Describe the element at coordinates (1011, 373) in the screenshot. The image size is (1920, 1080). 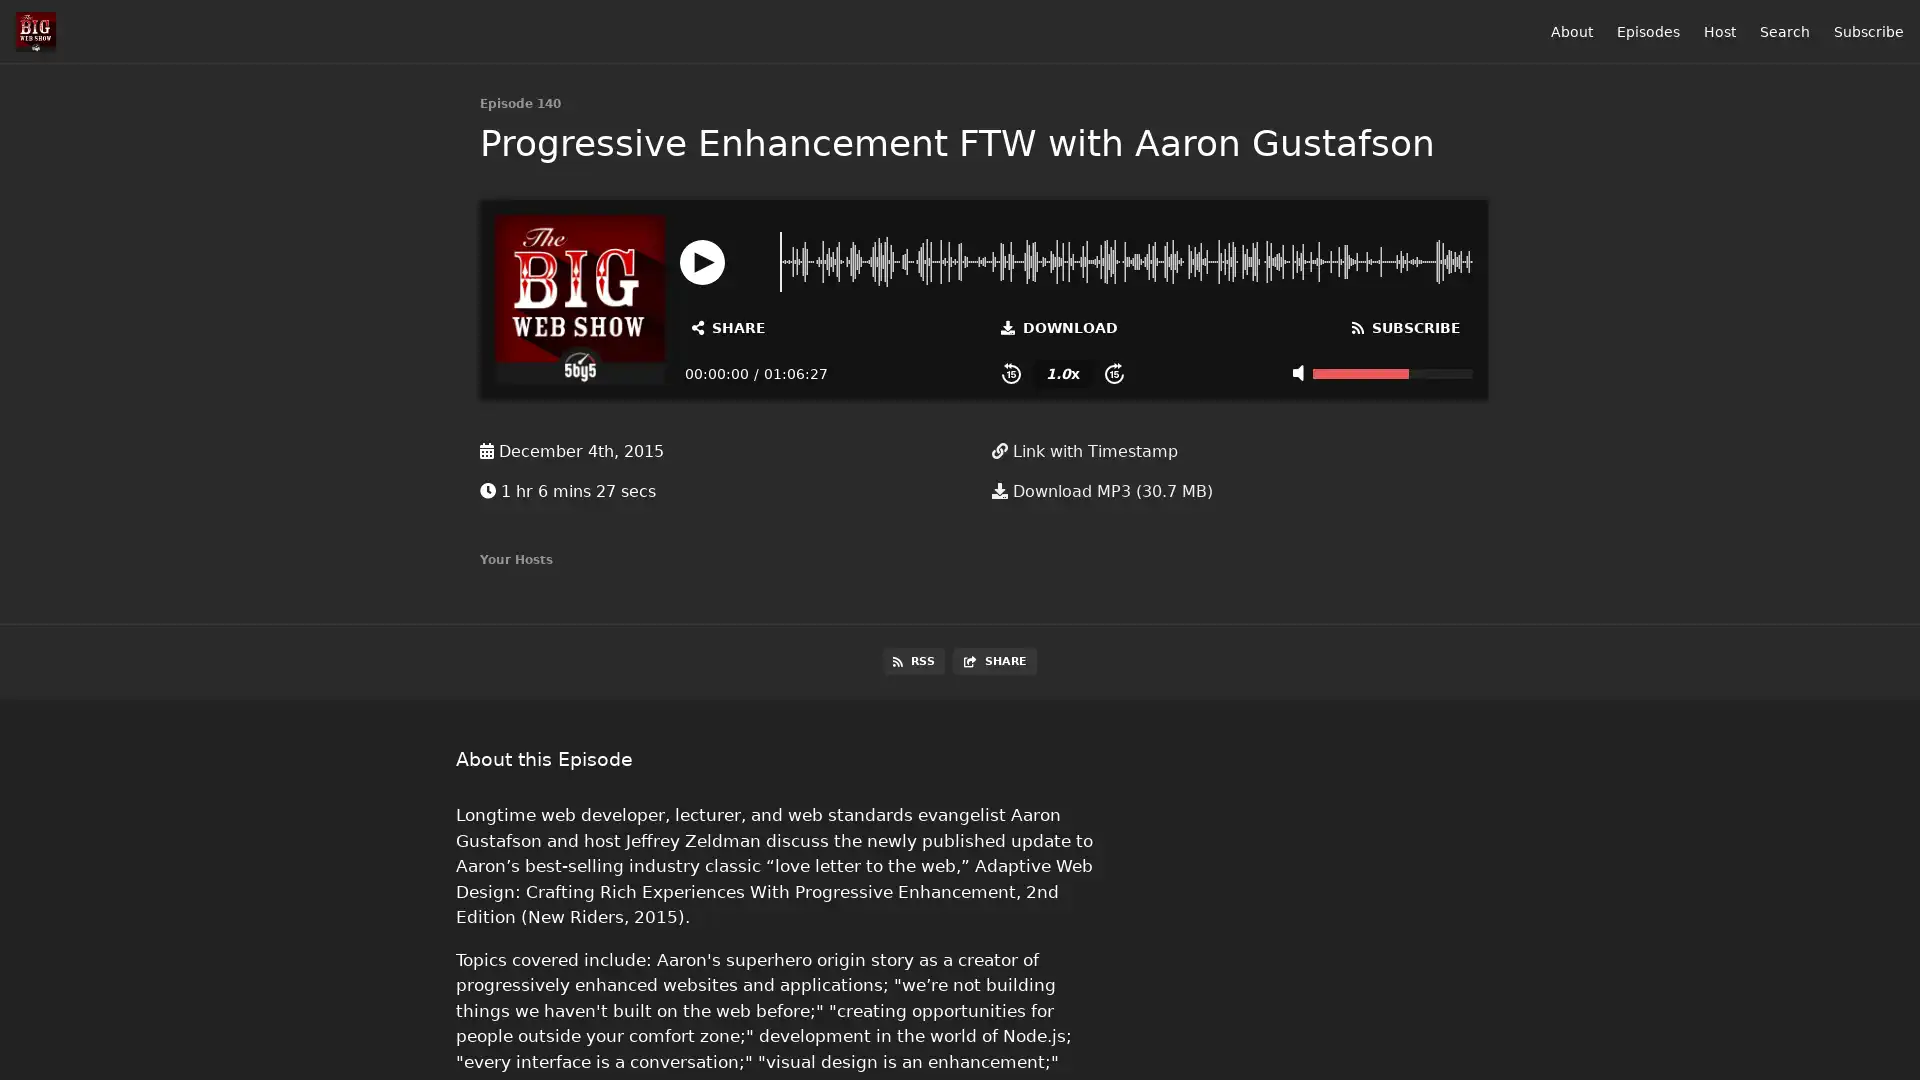
I see `Skip Back 15 Seconds` at that location.